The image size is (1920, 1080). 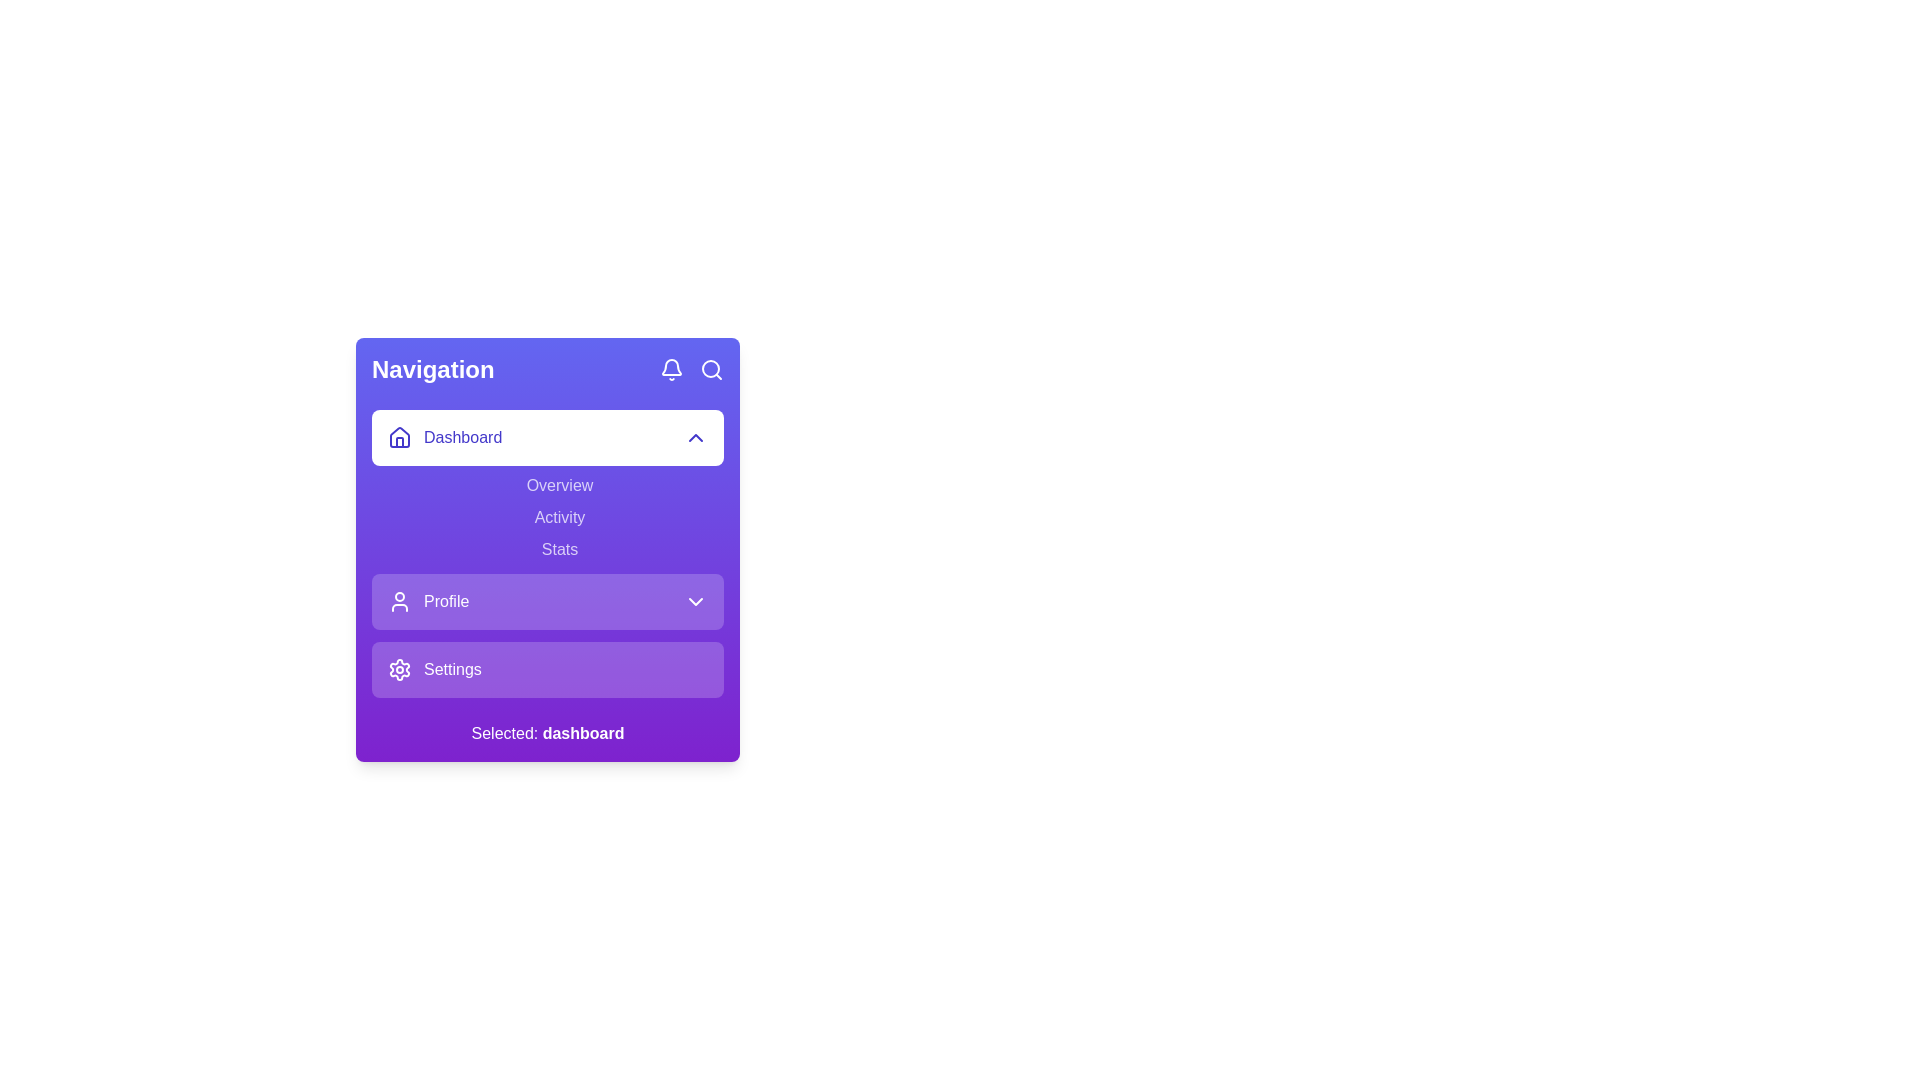 I want to click on the navigation link in the 'Dashboard' section that allows access to statistics-related content, which is the third item in the vertical list after 'Overview' and 'Activity', so click(x=560, y=550).